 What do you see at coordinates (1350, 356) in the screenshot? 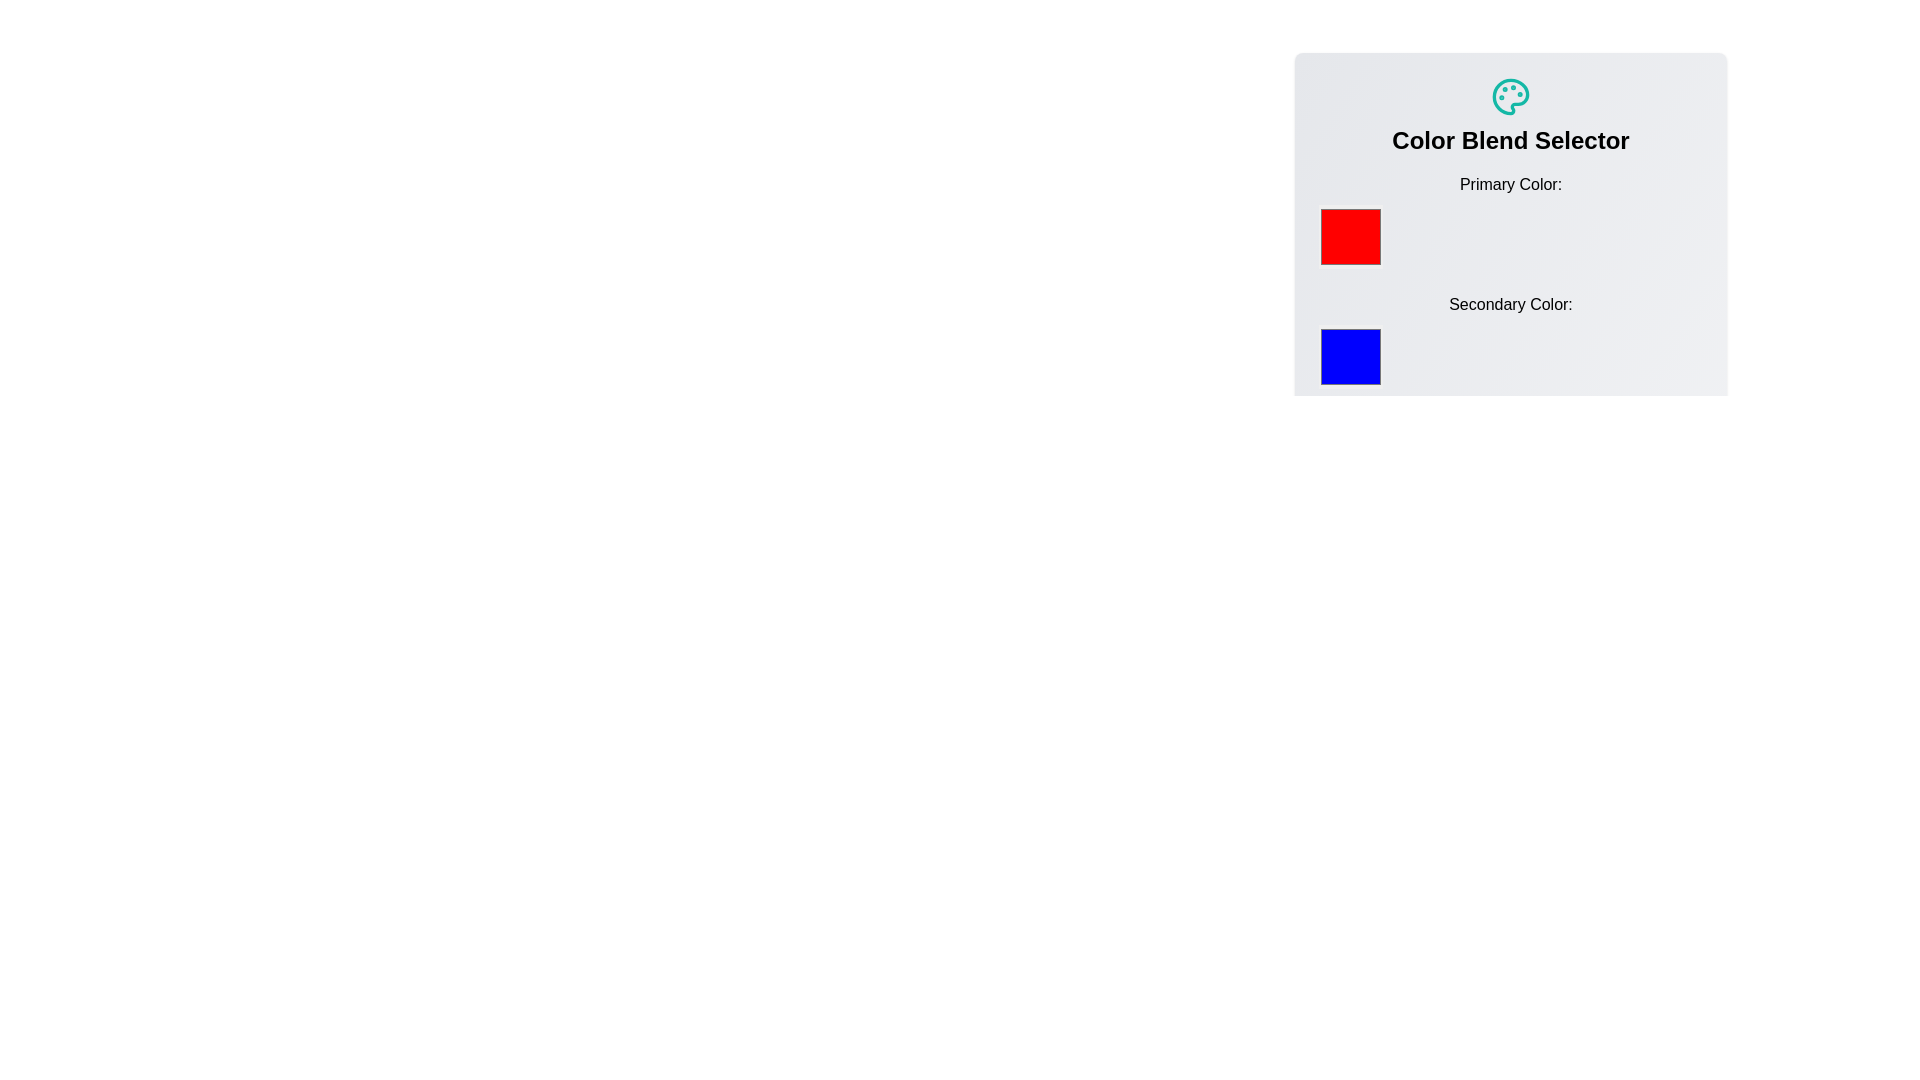
I see `the bright blue color input box located under 'Secondary Color:' in the 'Color Blend Selector' section` at bounding box center [1350, 356].